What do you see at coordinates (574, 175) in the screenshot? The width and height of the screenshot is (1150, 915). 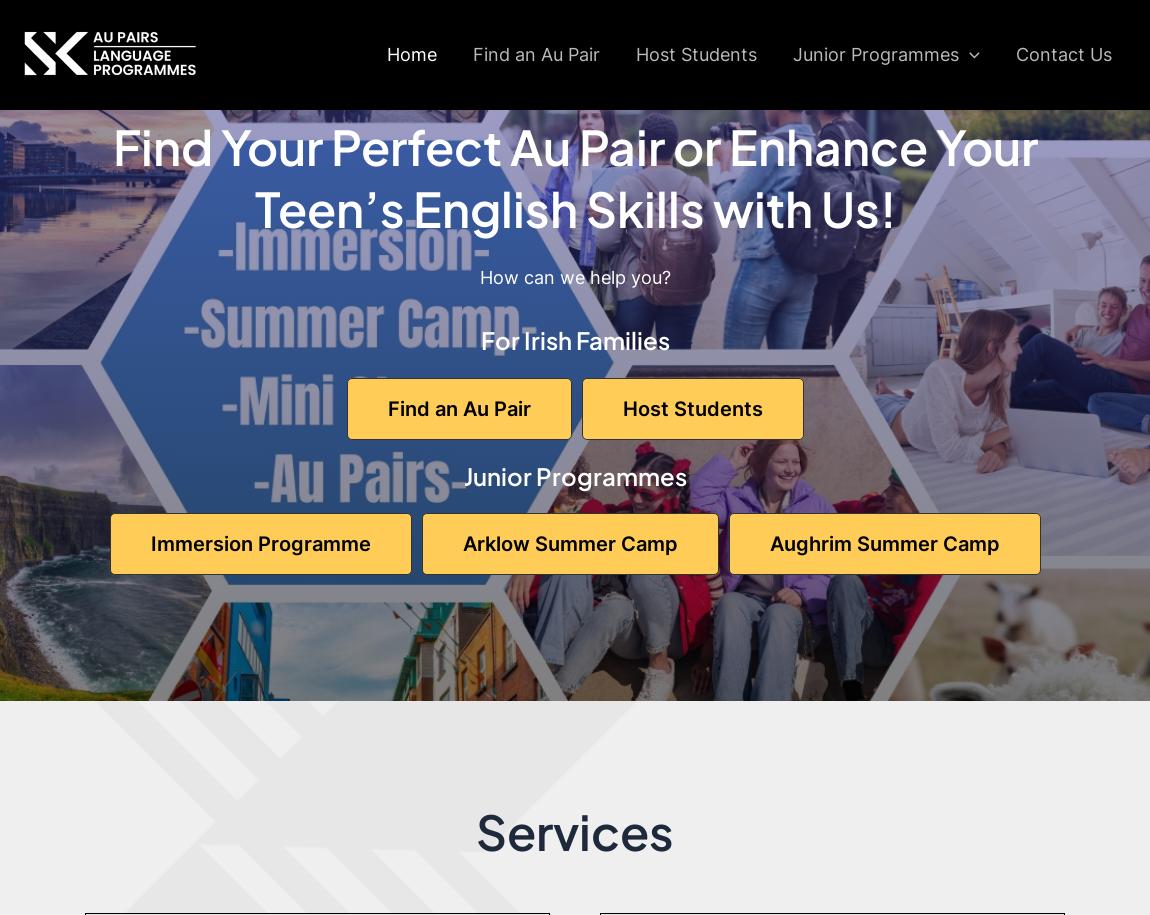 I see `'Find Your Perfect Au Pair or Enhance Your Teen’s English Skills with Us!'` at bounding box center [574, 175].